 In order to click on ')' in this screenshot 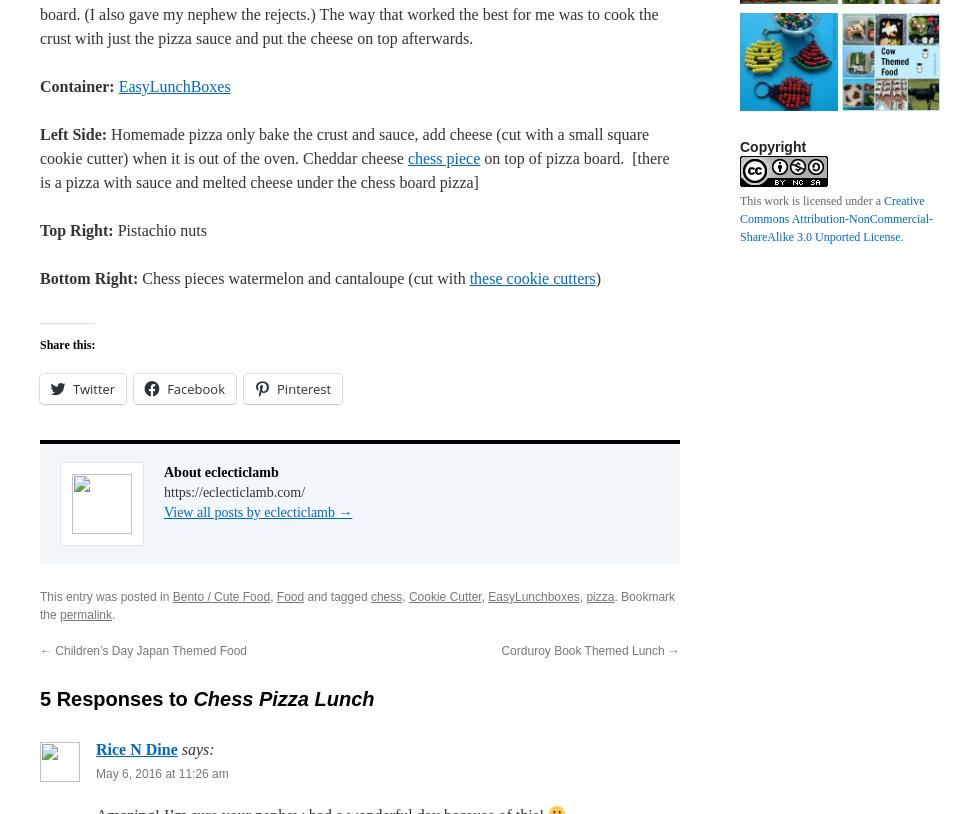, I will do `click(597, 277)`.